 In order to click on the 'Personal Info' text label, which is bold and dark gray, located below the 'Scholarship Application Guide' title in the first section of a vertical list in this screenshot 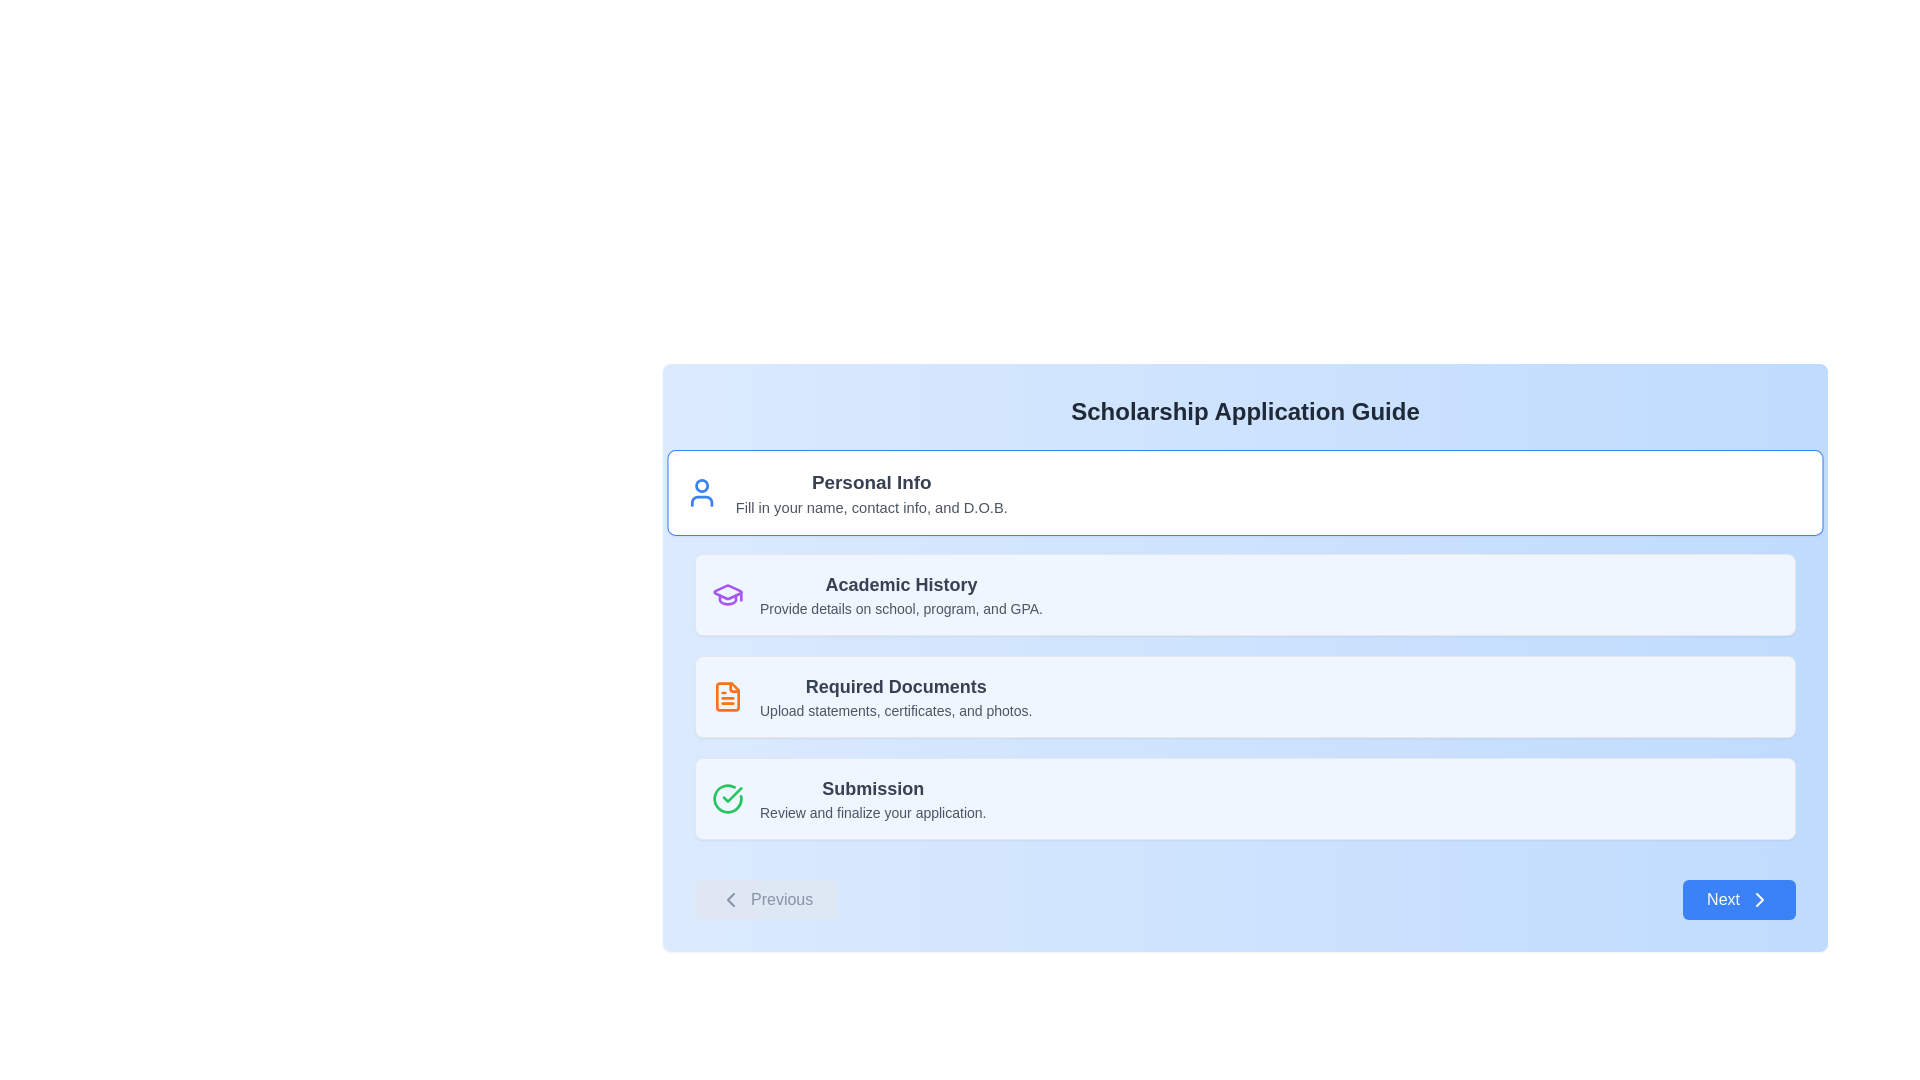, I will do `click(871, 482)`.